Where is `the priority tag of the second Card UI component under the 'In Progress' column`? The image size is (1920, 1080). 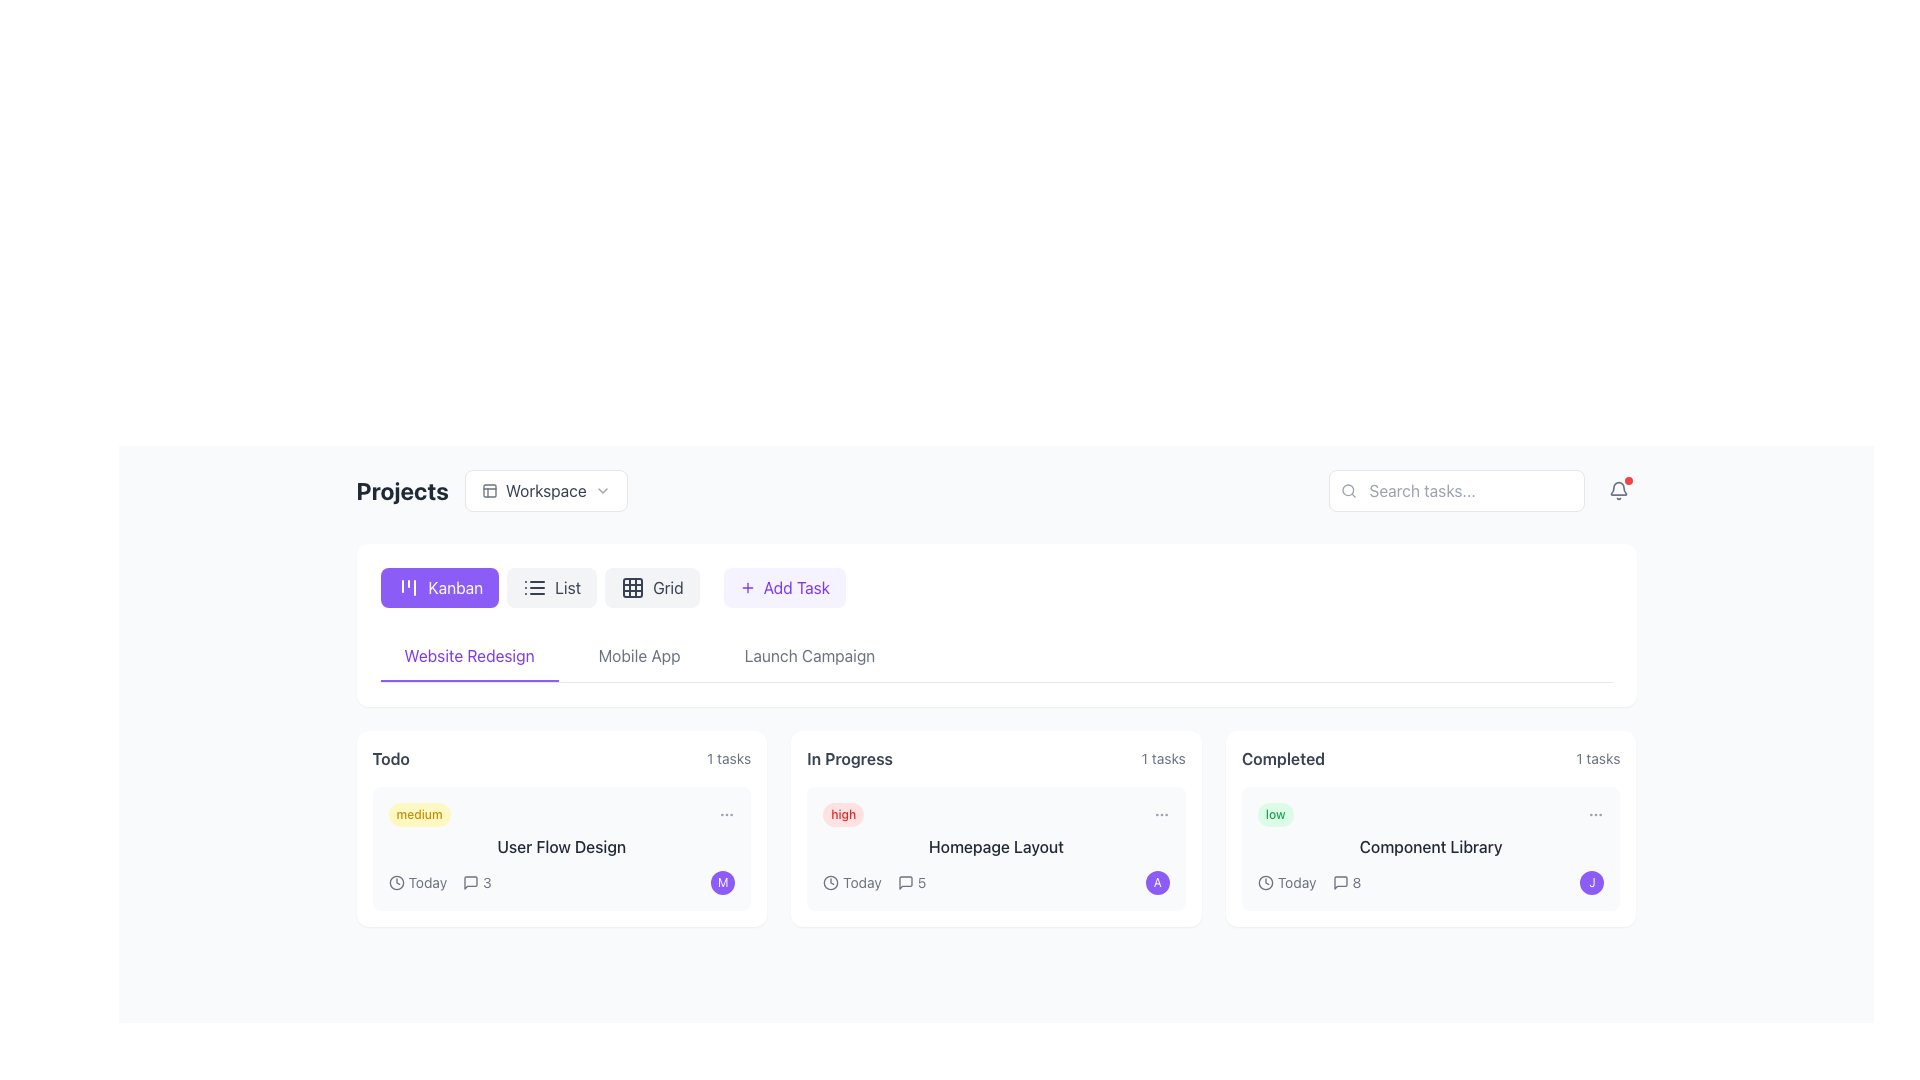
the priority tag of the second Card UI component under the 'In Progress' column is located at coordinates (996, 829).